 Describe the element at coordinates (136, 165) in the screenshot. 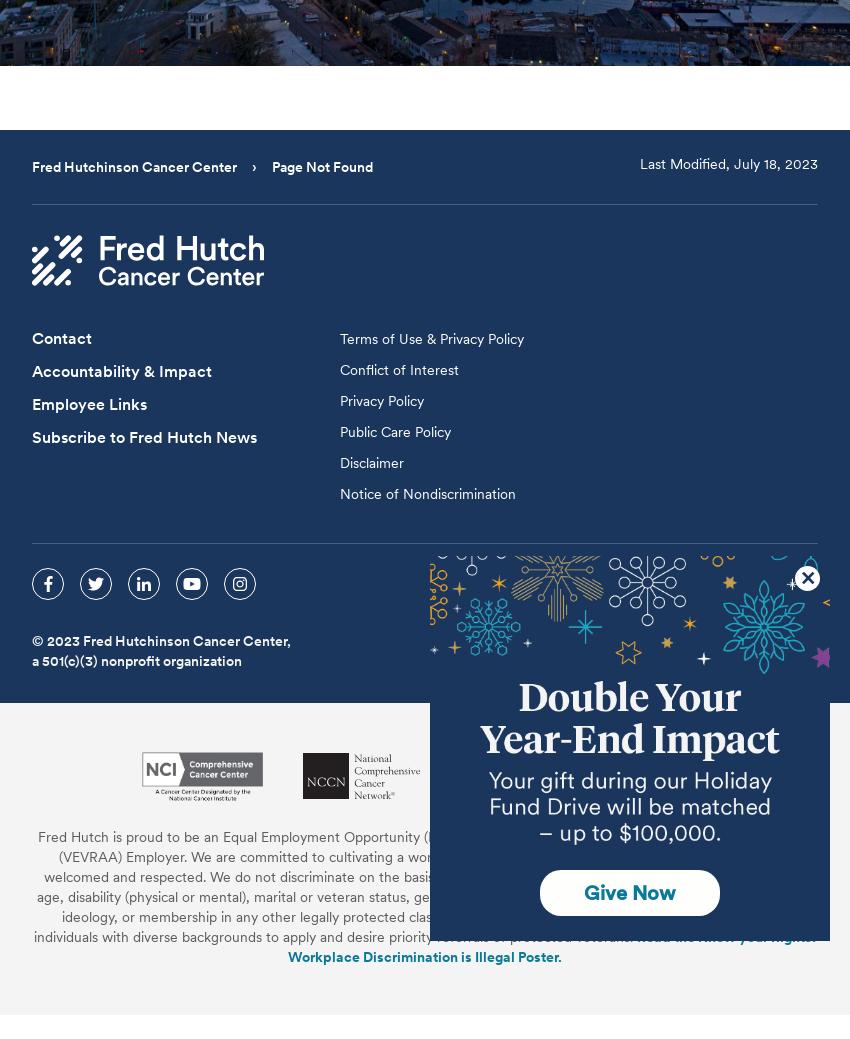

I see `'Fred Hutchinson Cancer Center'` at that location.